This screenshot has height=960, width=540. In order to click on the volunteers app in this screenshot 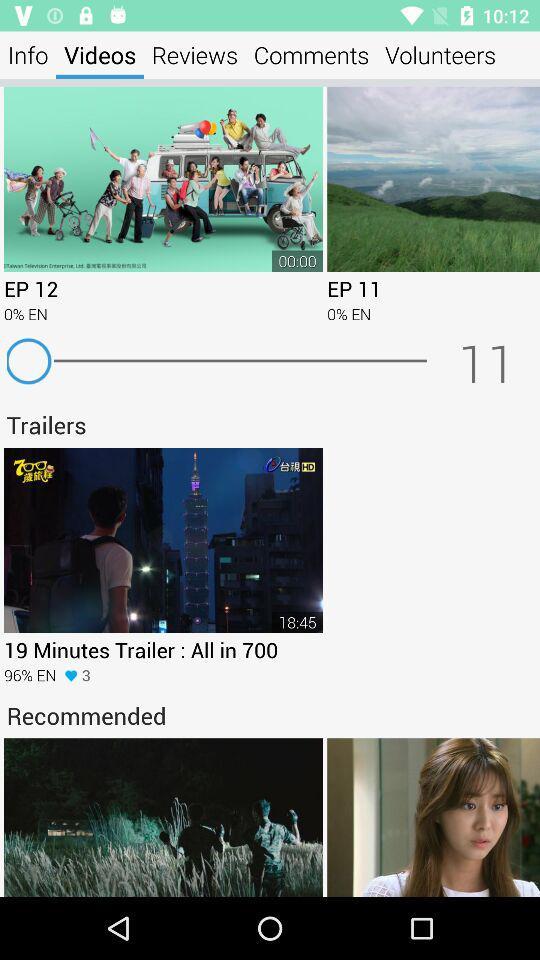, I will do `click(440, 54)`.